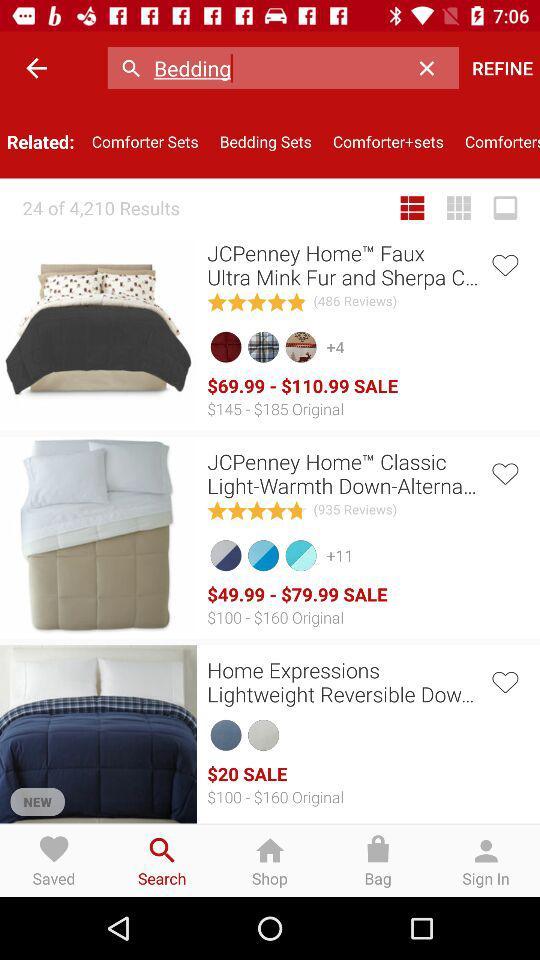  Describe the element at coordinates (501, 68) in the screenshot. I see `item above comforters` at that location.